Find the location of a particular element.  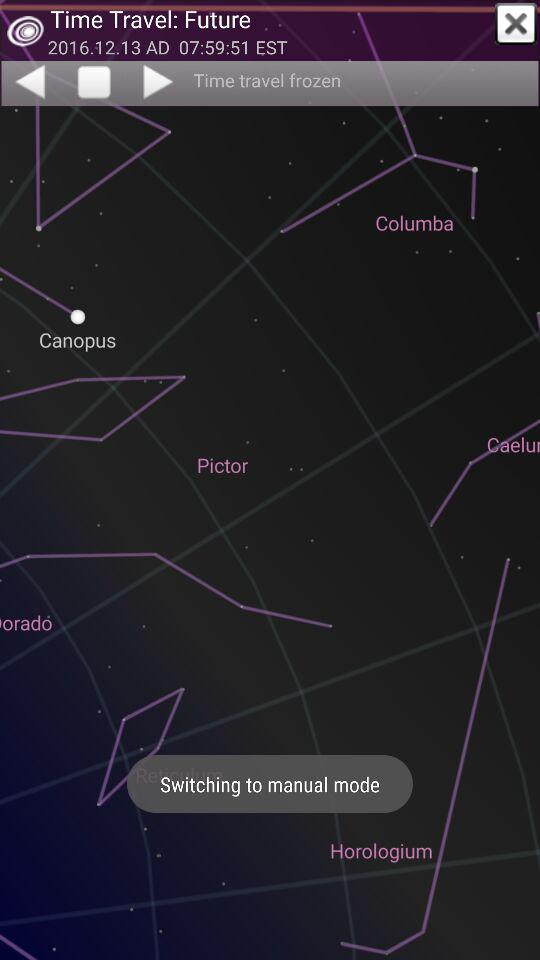

more forward is located at coordinates (159, 81).